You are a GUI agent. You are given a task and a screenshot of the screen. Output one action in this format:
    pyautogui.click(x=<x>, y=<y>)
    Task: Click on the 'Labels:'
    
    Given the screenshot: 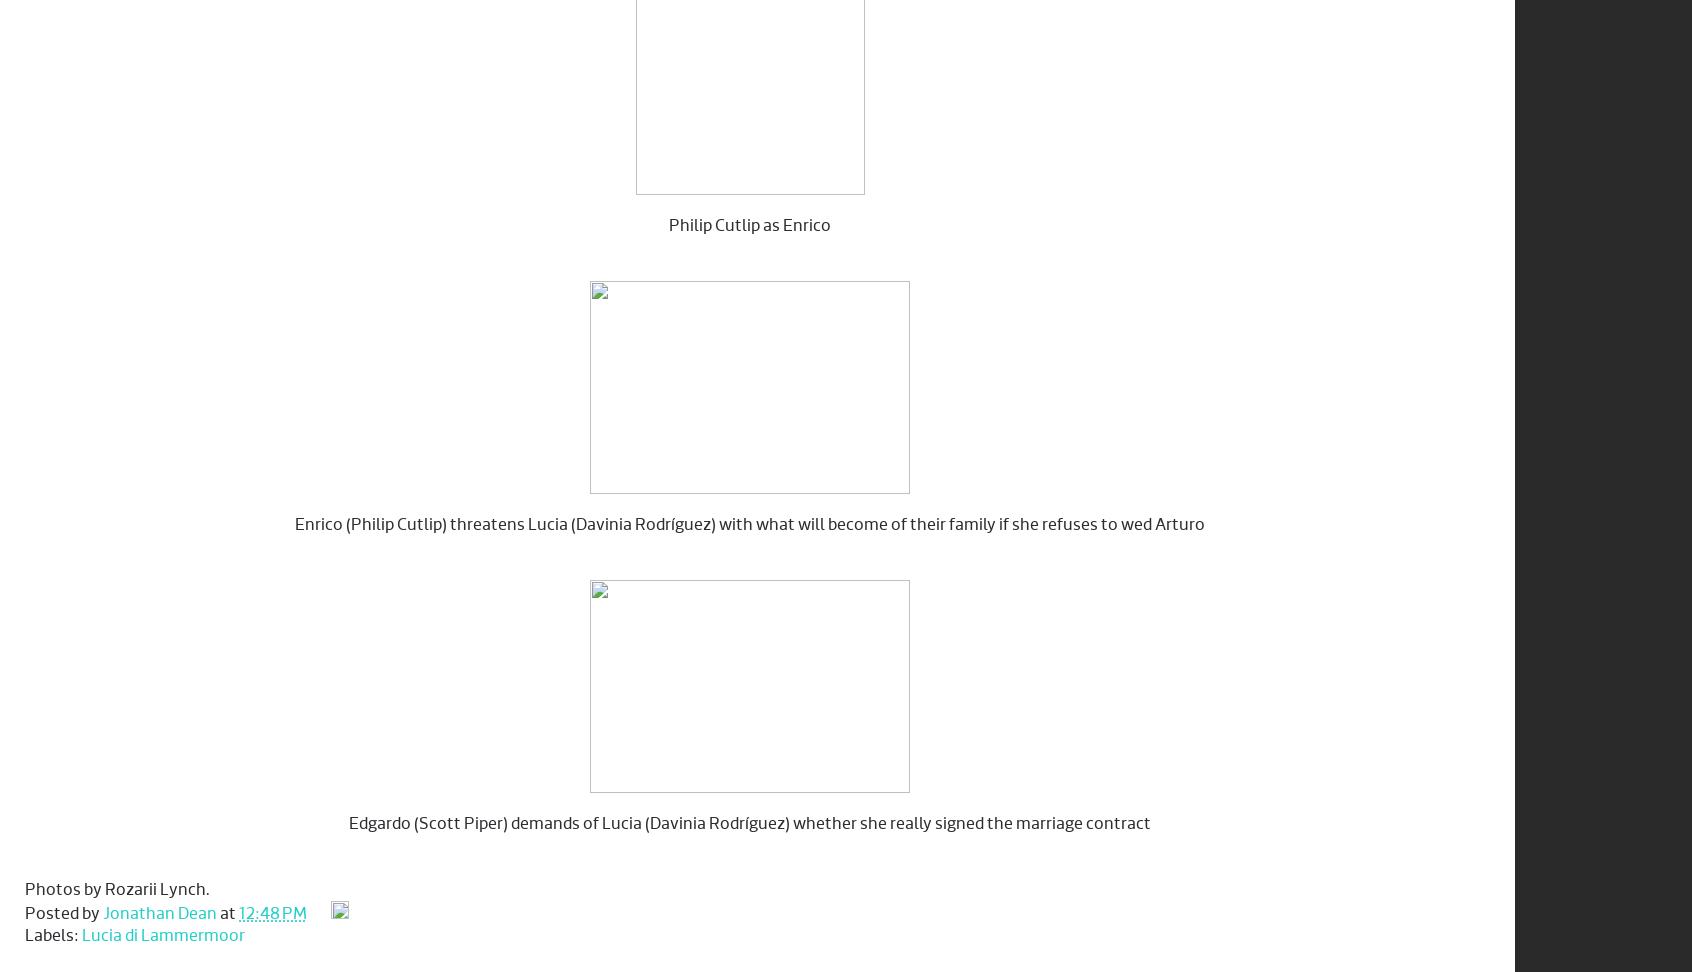 What is the action you would take?
    pyautogui.click(x=52, y=935)
    